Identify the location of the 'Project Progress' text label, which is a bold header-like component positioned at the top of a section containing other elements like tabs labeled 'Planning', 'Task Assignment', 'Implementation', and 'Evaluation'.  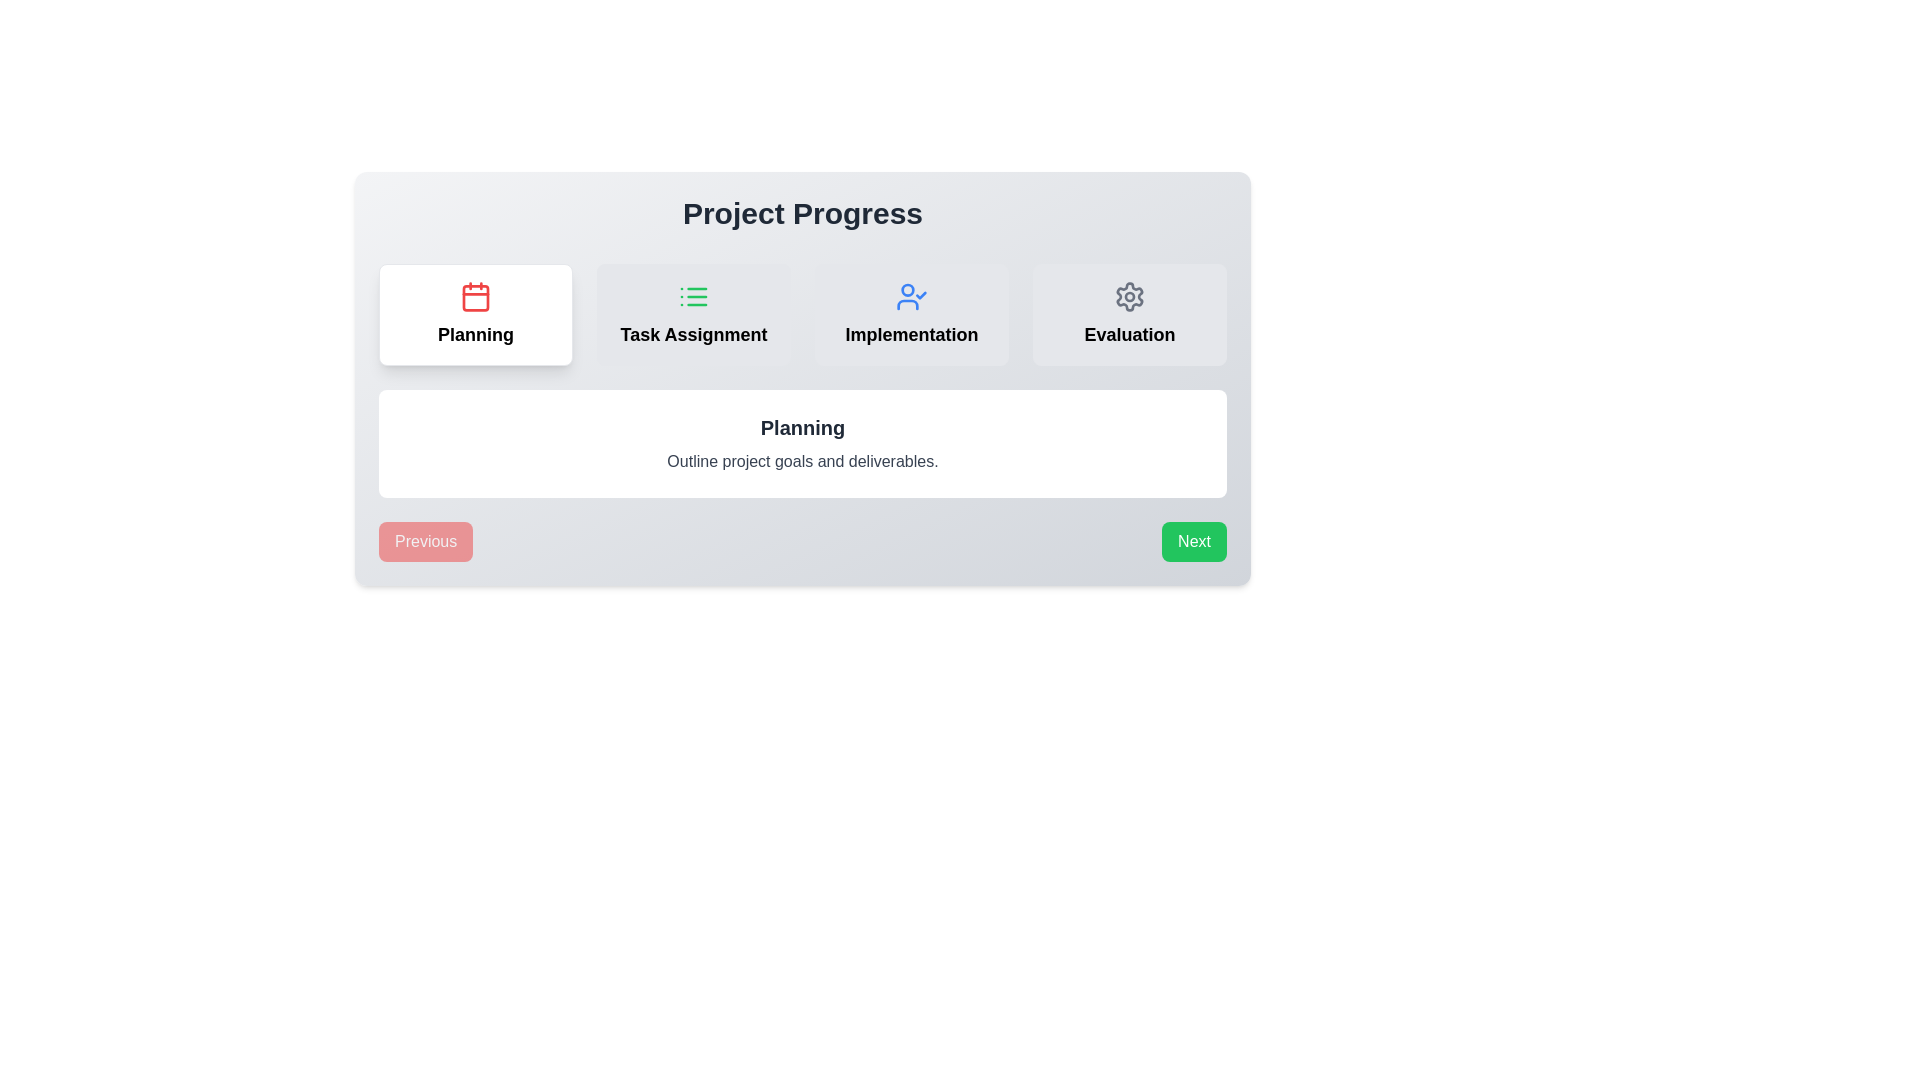
(802, 213).